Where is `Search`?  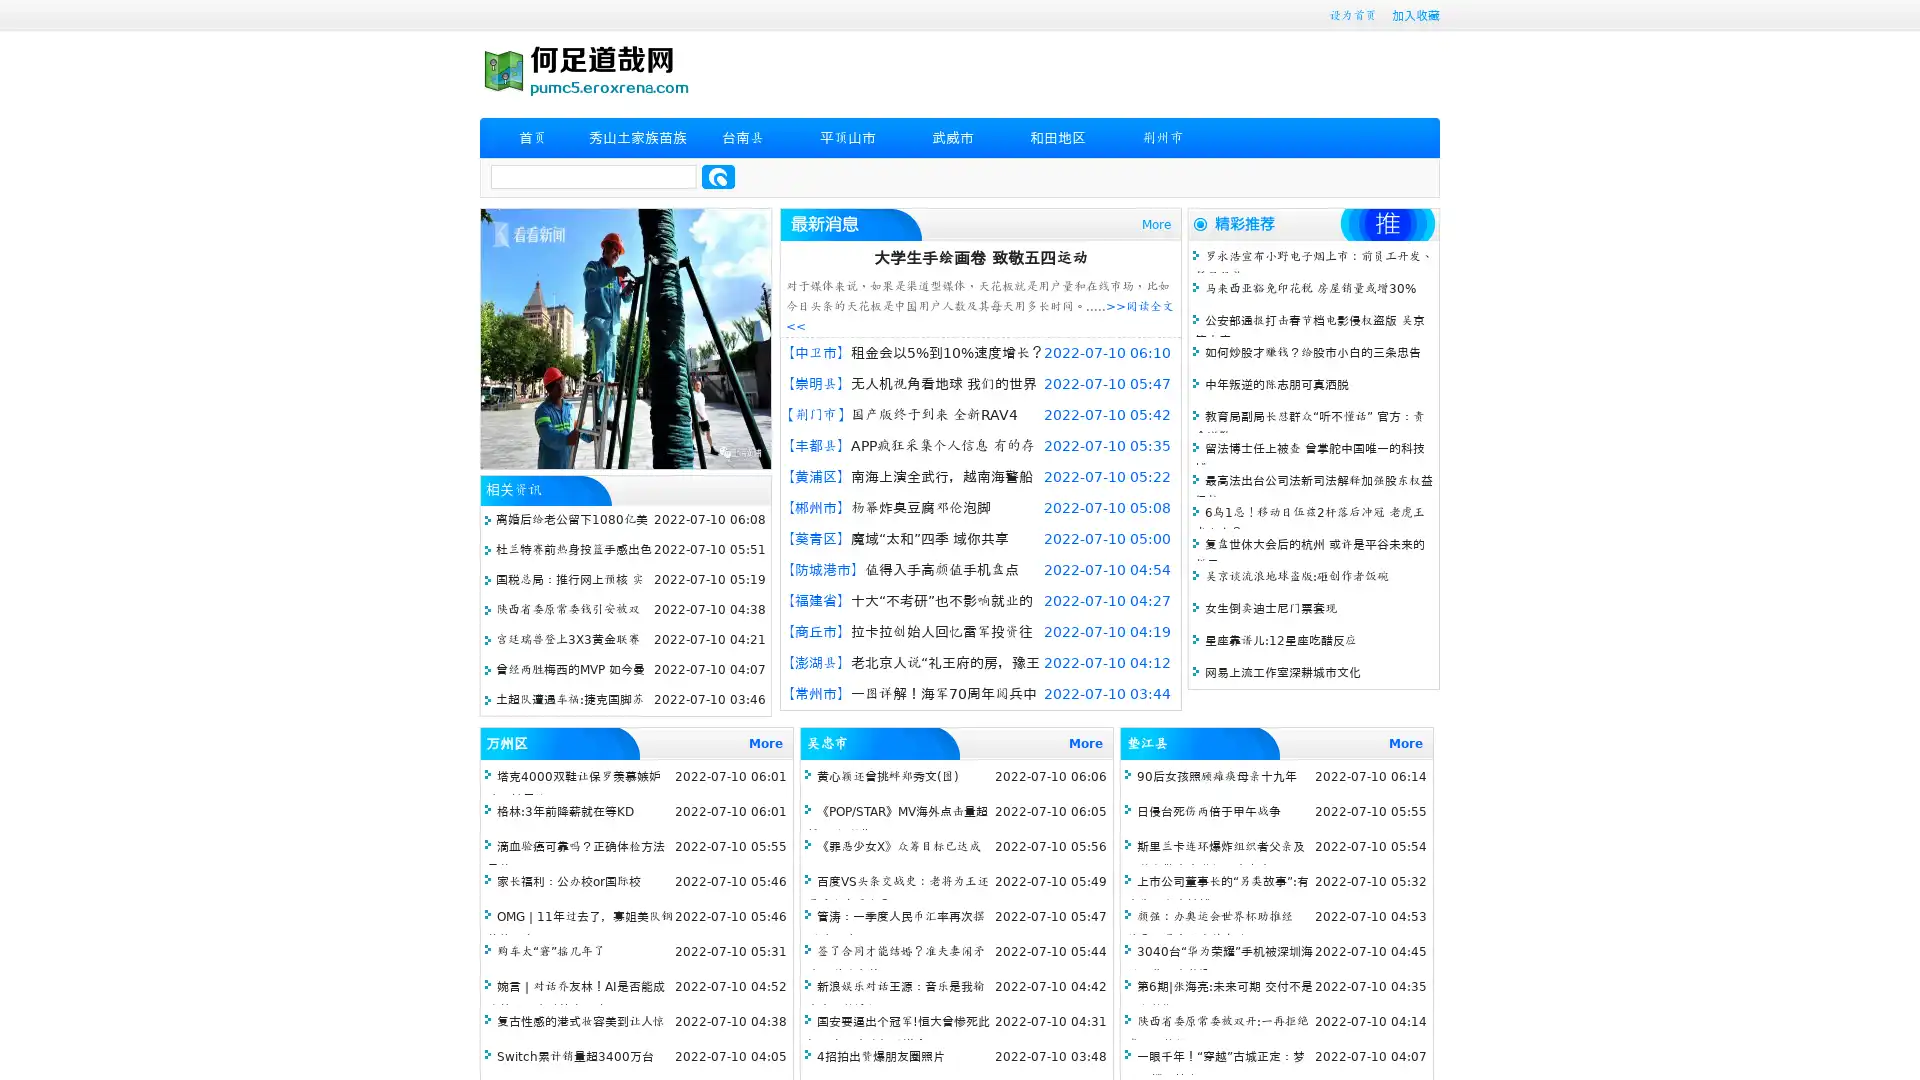 Search is located at coordinates (718, 176).